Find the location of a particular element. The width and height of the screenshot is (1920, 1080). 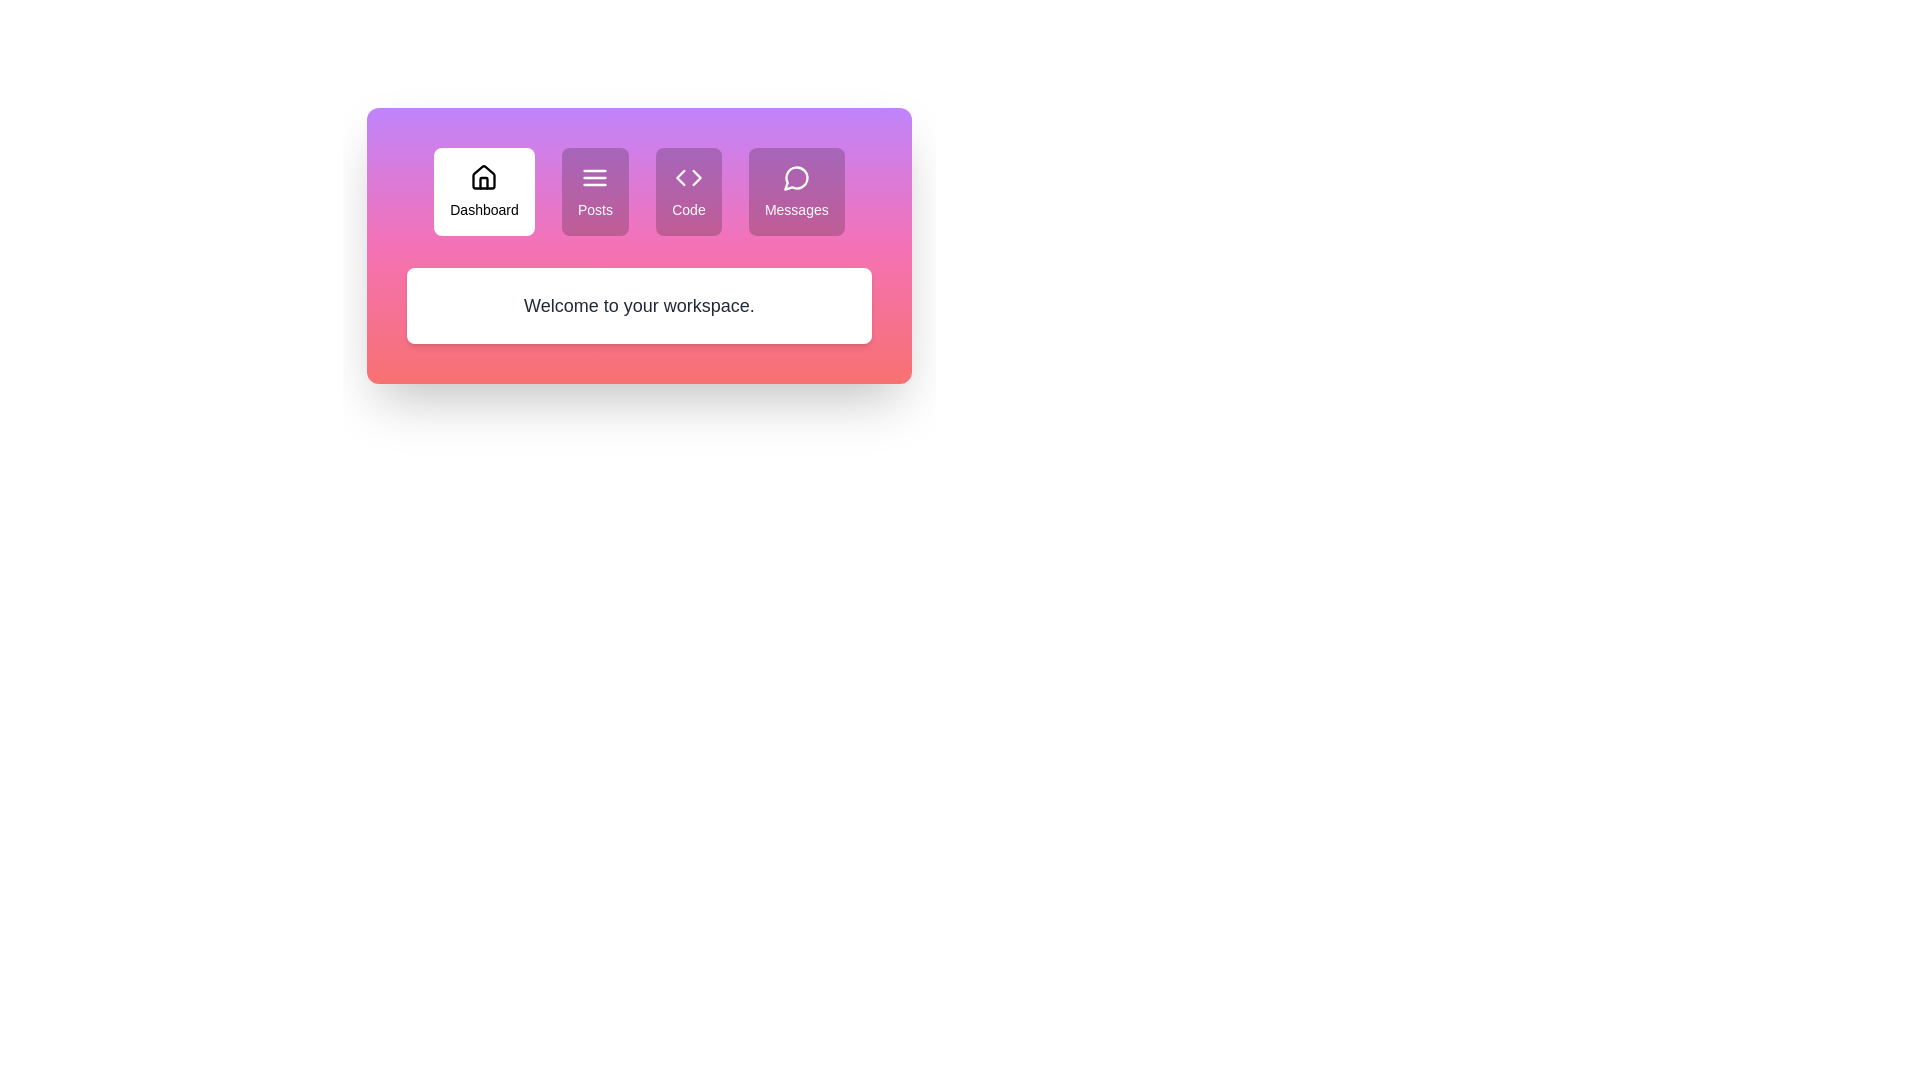

the icon of the tab labeled Code is located at coordinates (688, 176).